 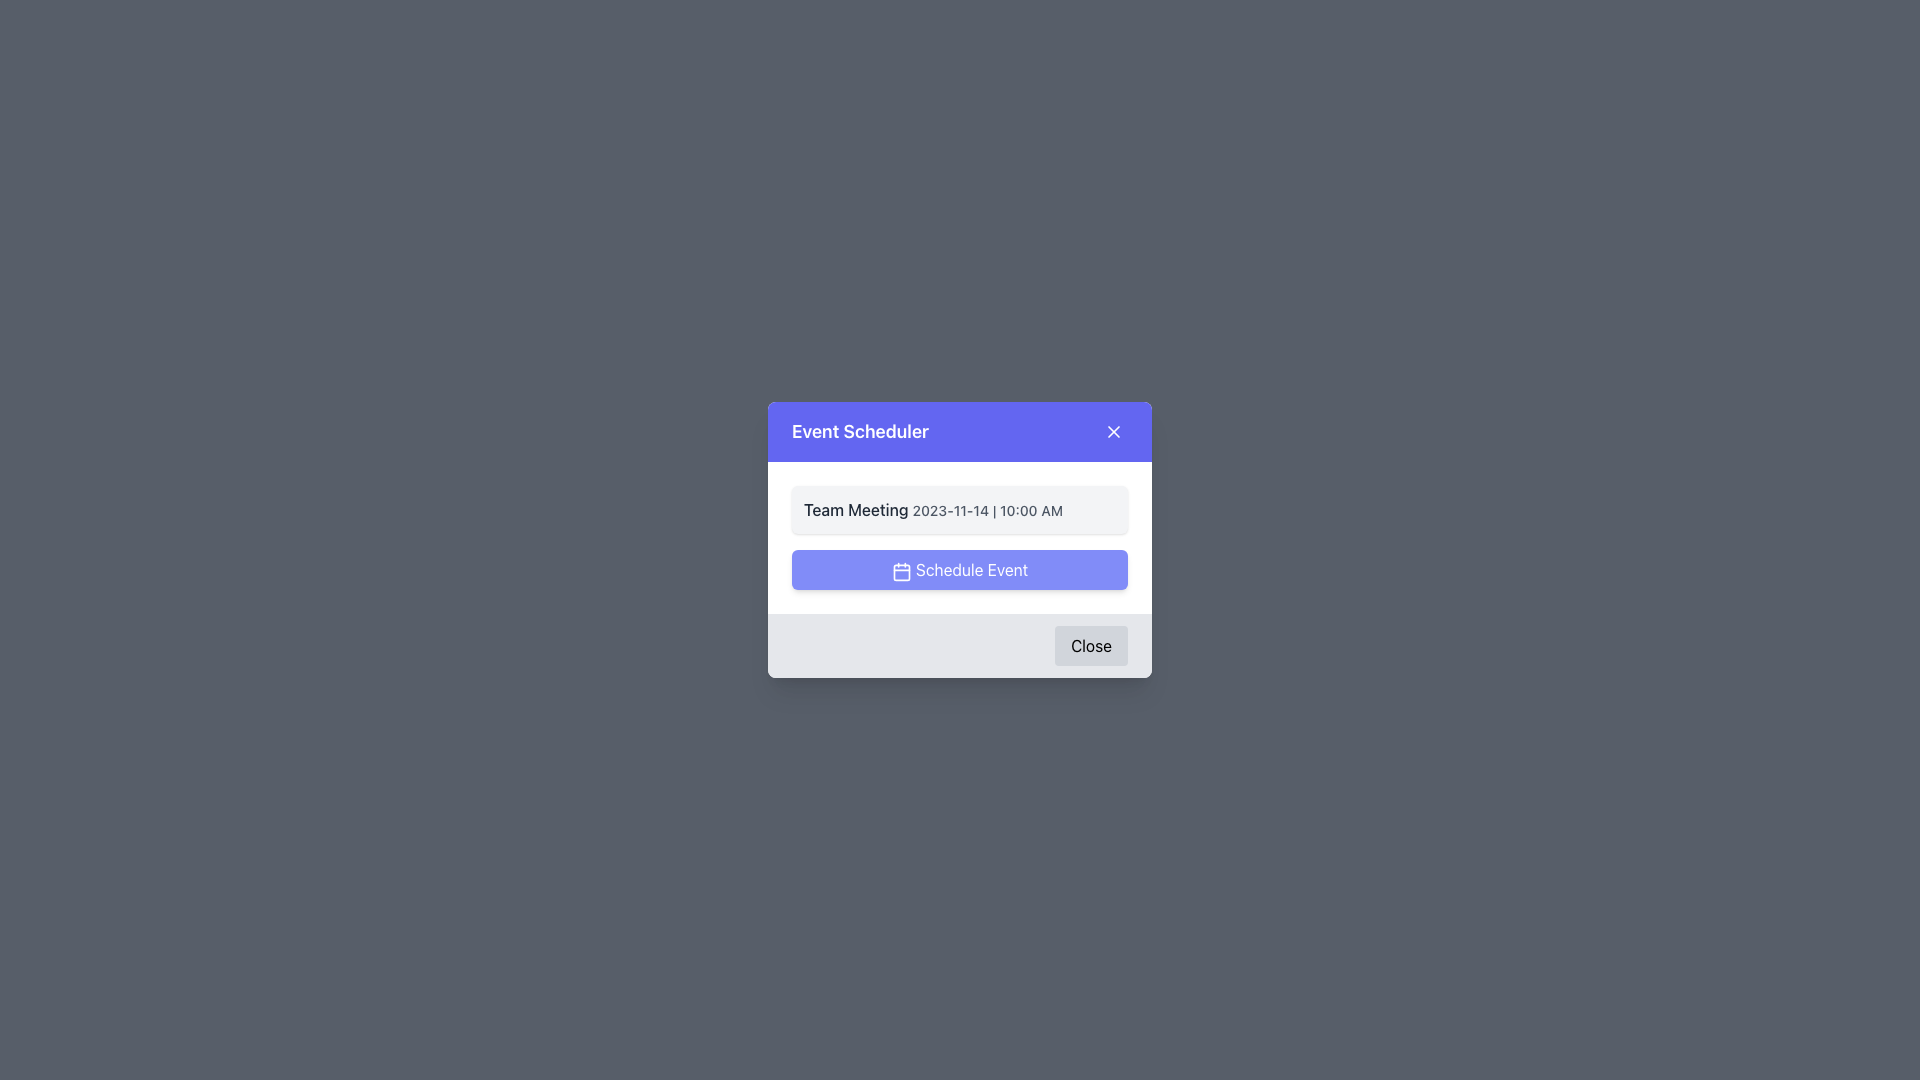 I want to click on the close button located in the top-right corner of the modal's purple header, so click(x=1112, y=431).